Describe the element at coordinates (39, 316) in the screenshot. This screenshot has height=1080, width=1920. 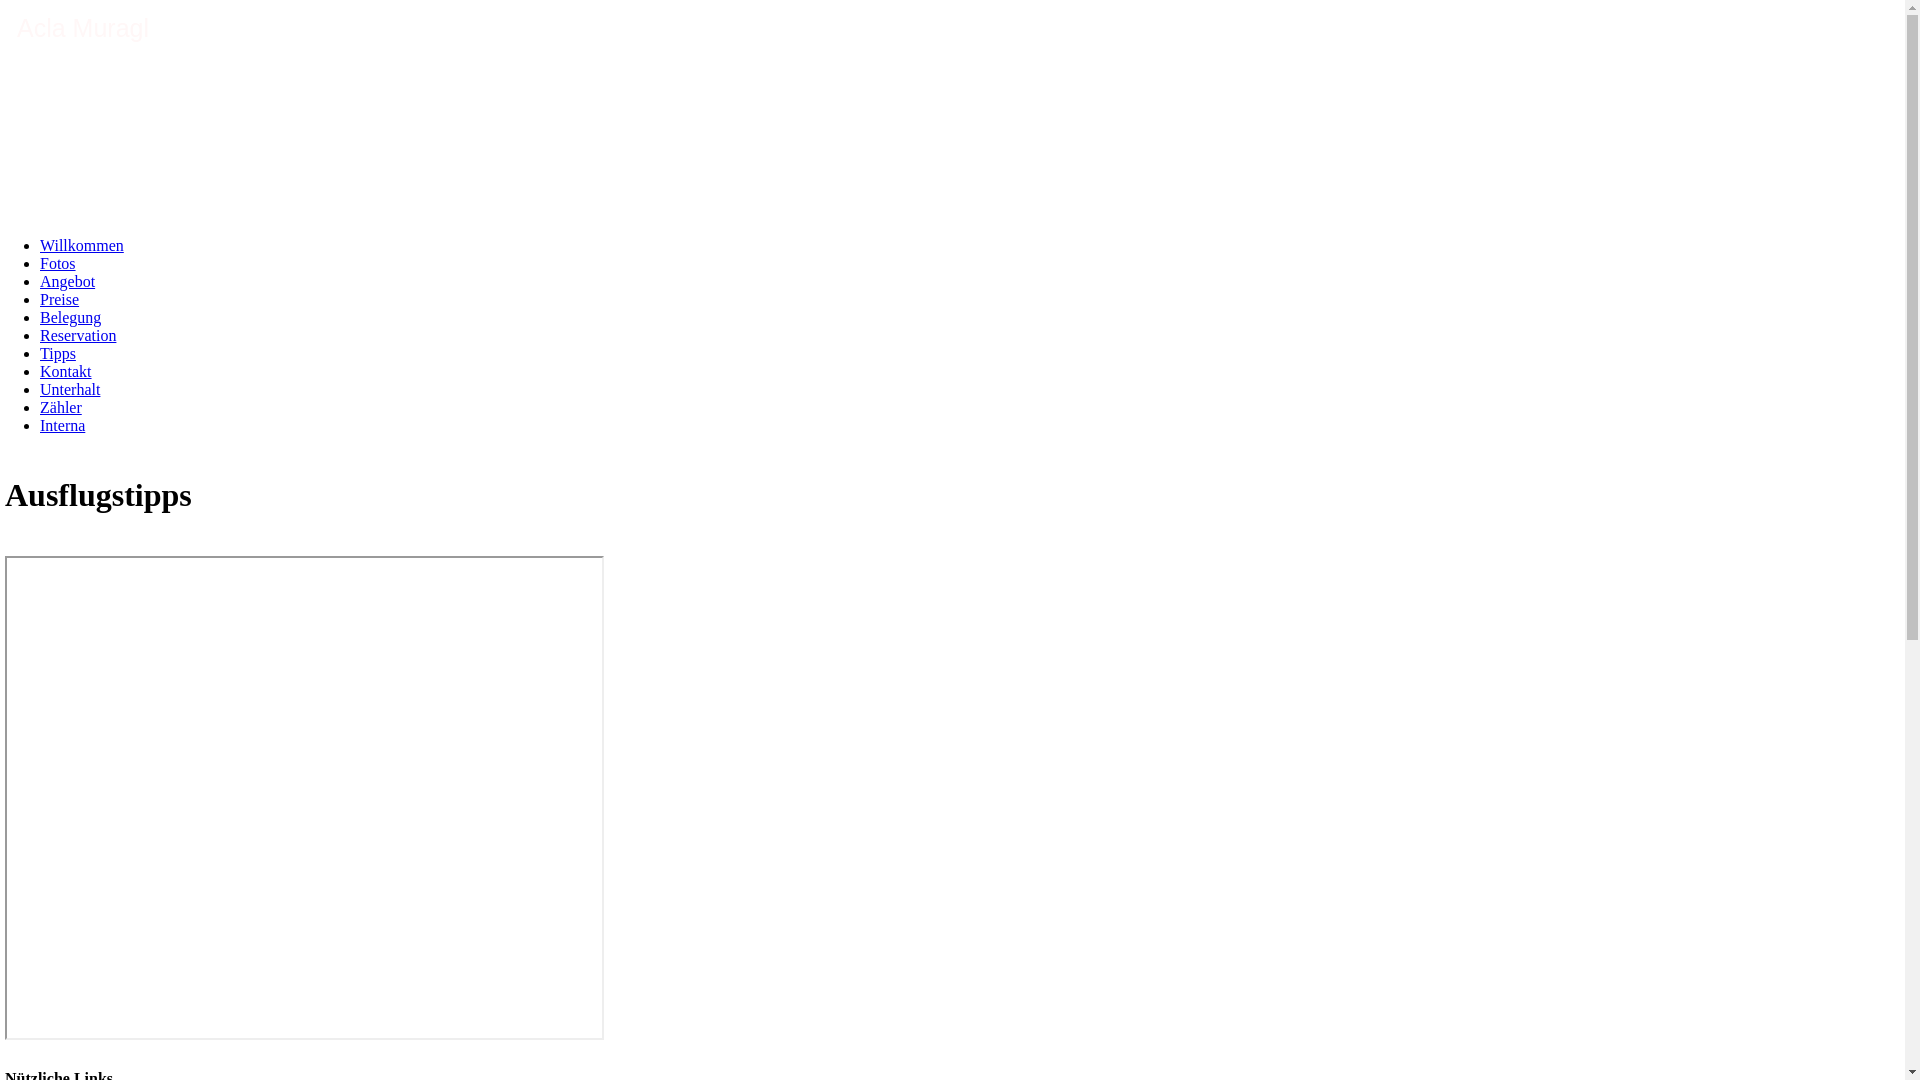
I see `'Belegung'` at that location.